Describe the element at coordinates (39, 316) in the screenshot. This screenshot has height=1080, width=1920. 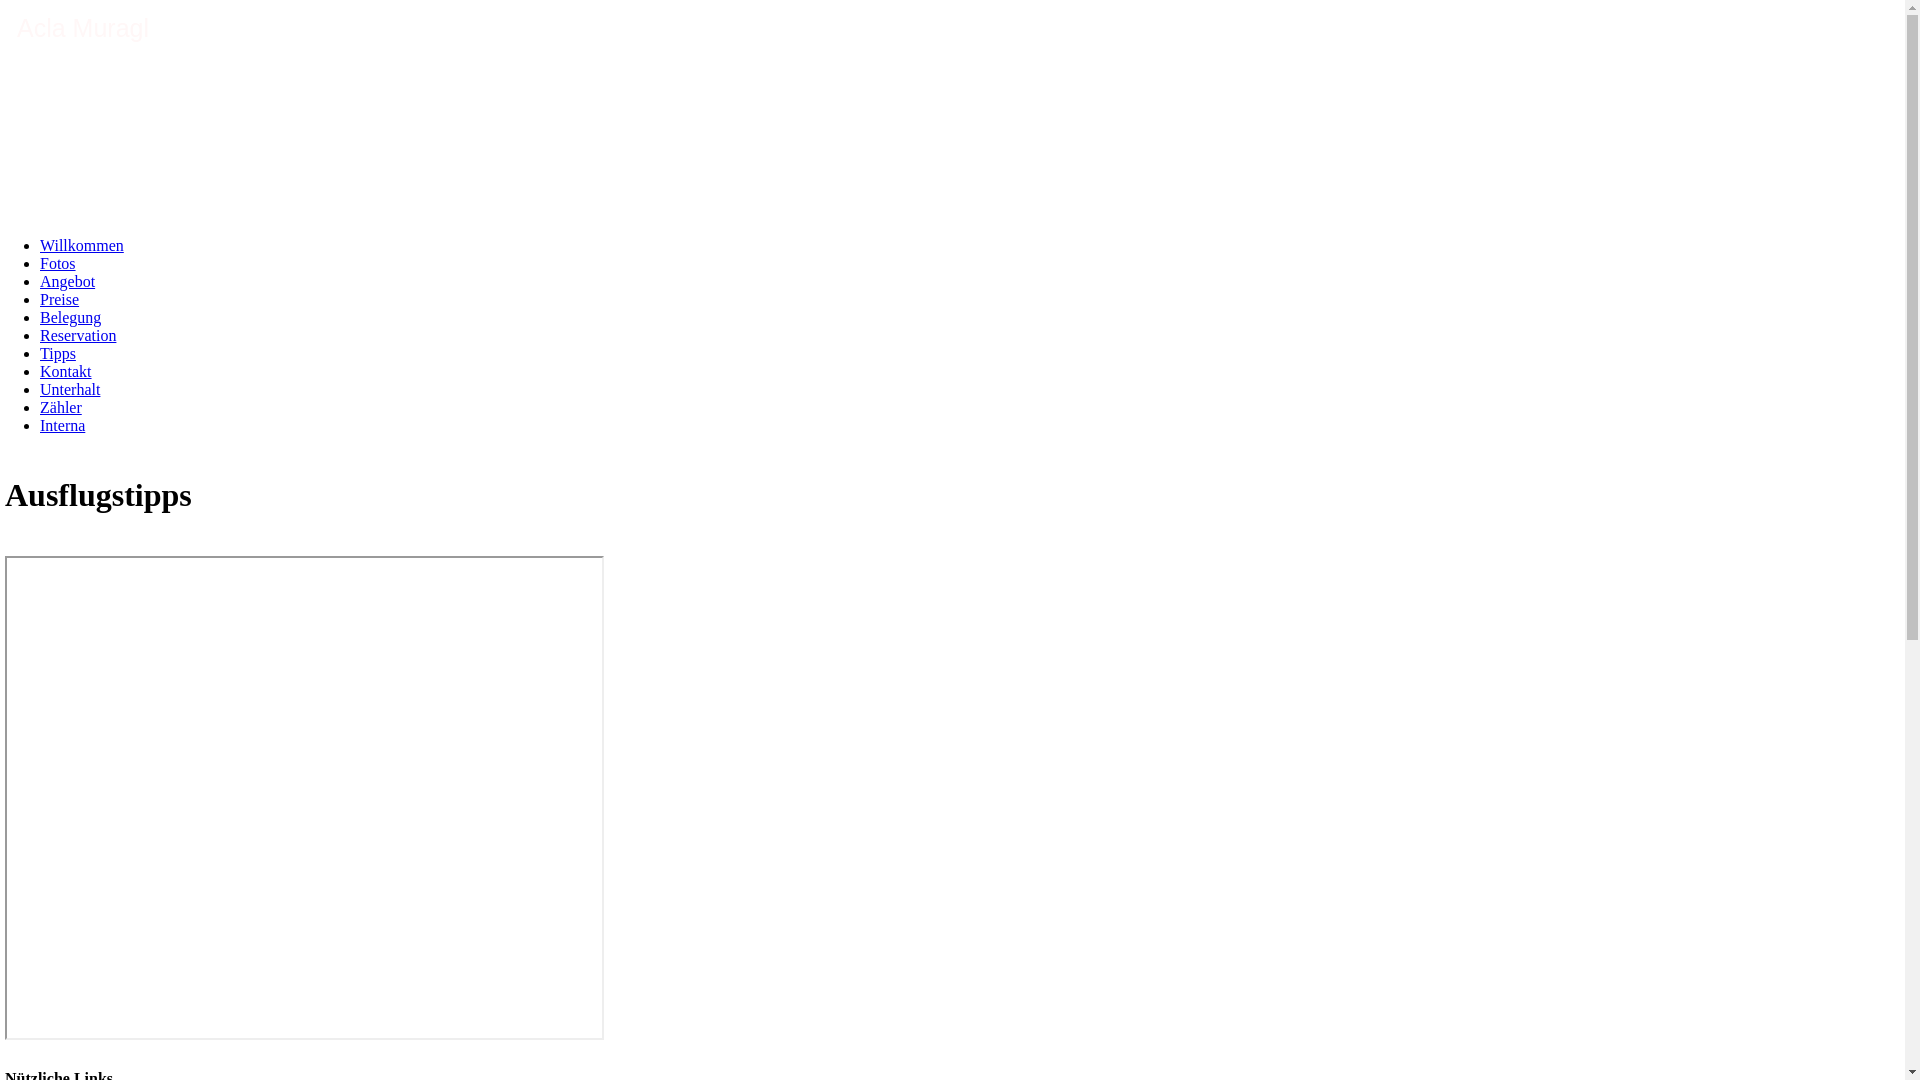
I see `'Belegung'` at that location.